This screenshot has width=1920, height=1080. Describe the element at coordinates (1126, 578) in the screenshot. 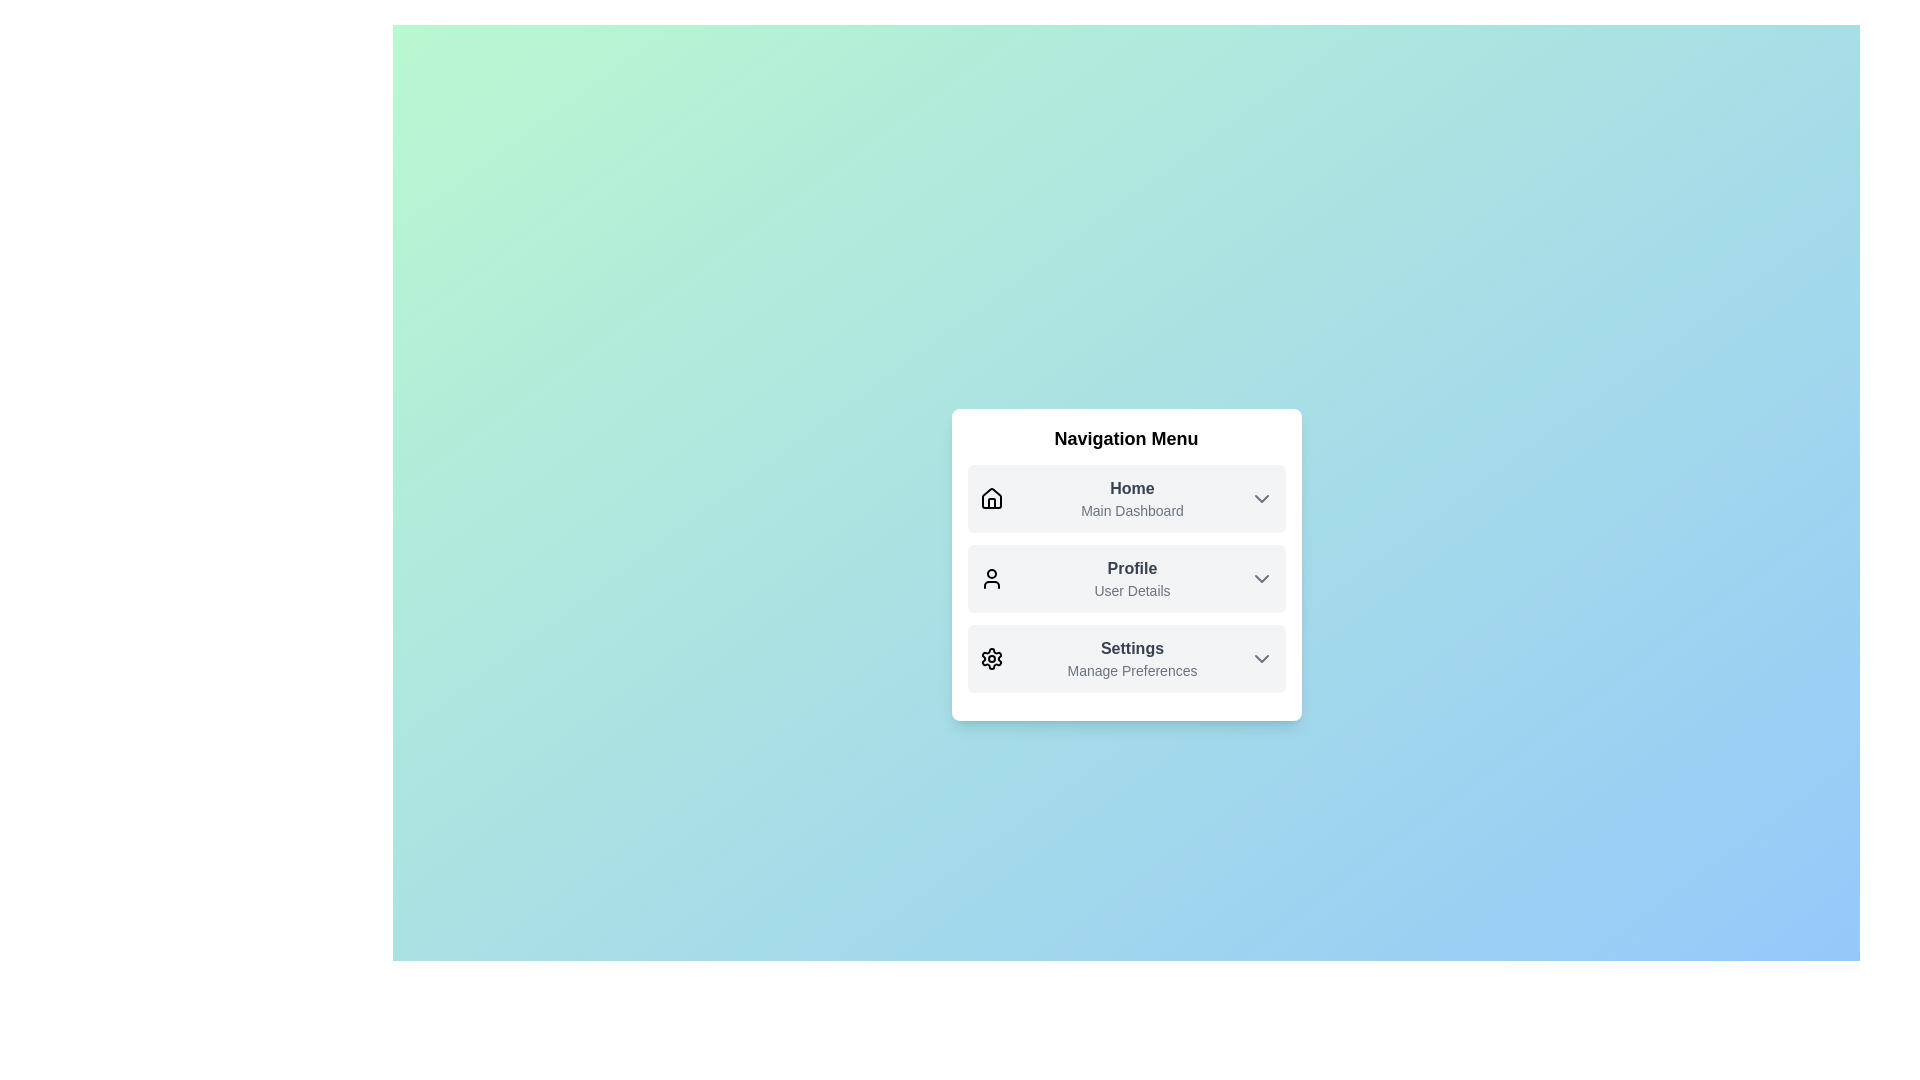

I see `the menu item Profile to navigate` at that location.